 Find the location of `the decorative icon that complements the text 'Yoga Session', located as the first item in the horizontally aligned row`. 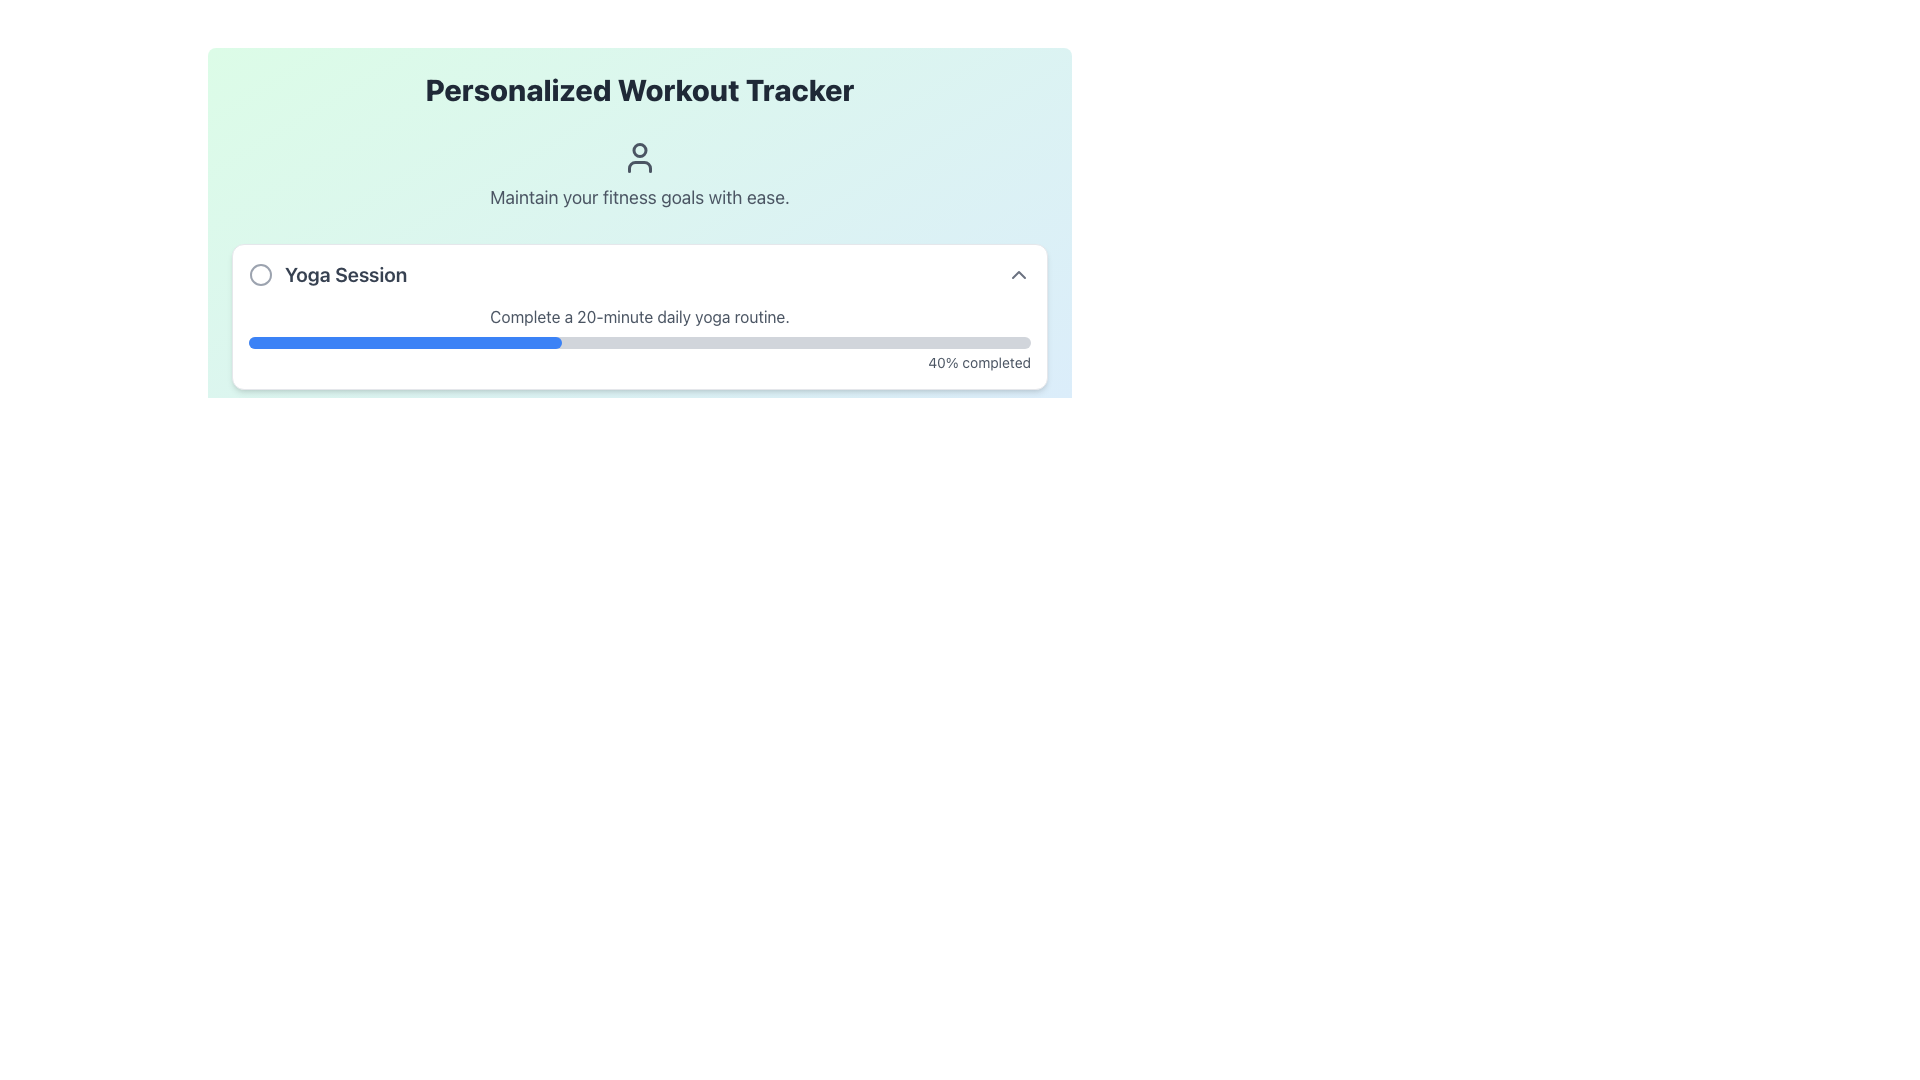

the decorative icon that complements the text 'Yoga Session', located as the first item in the horizontally aligned row is located at coordinates (259, 274).